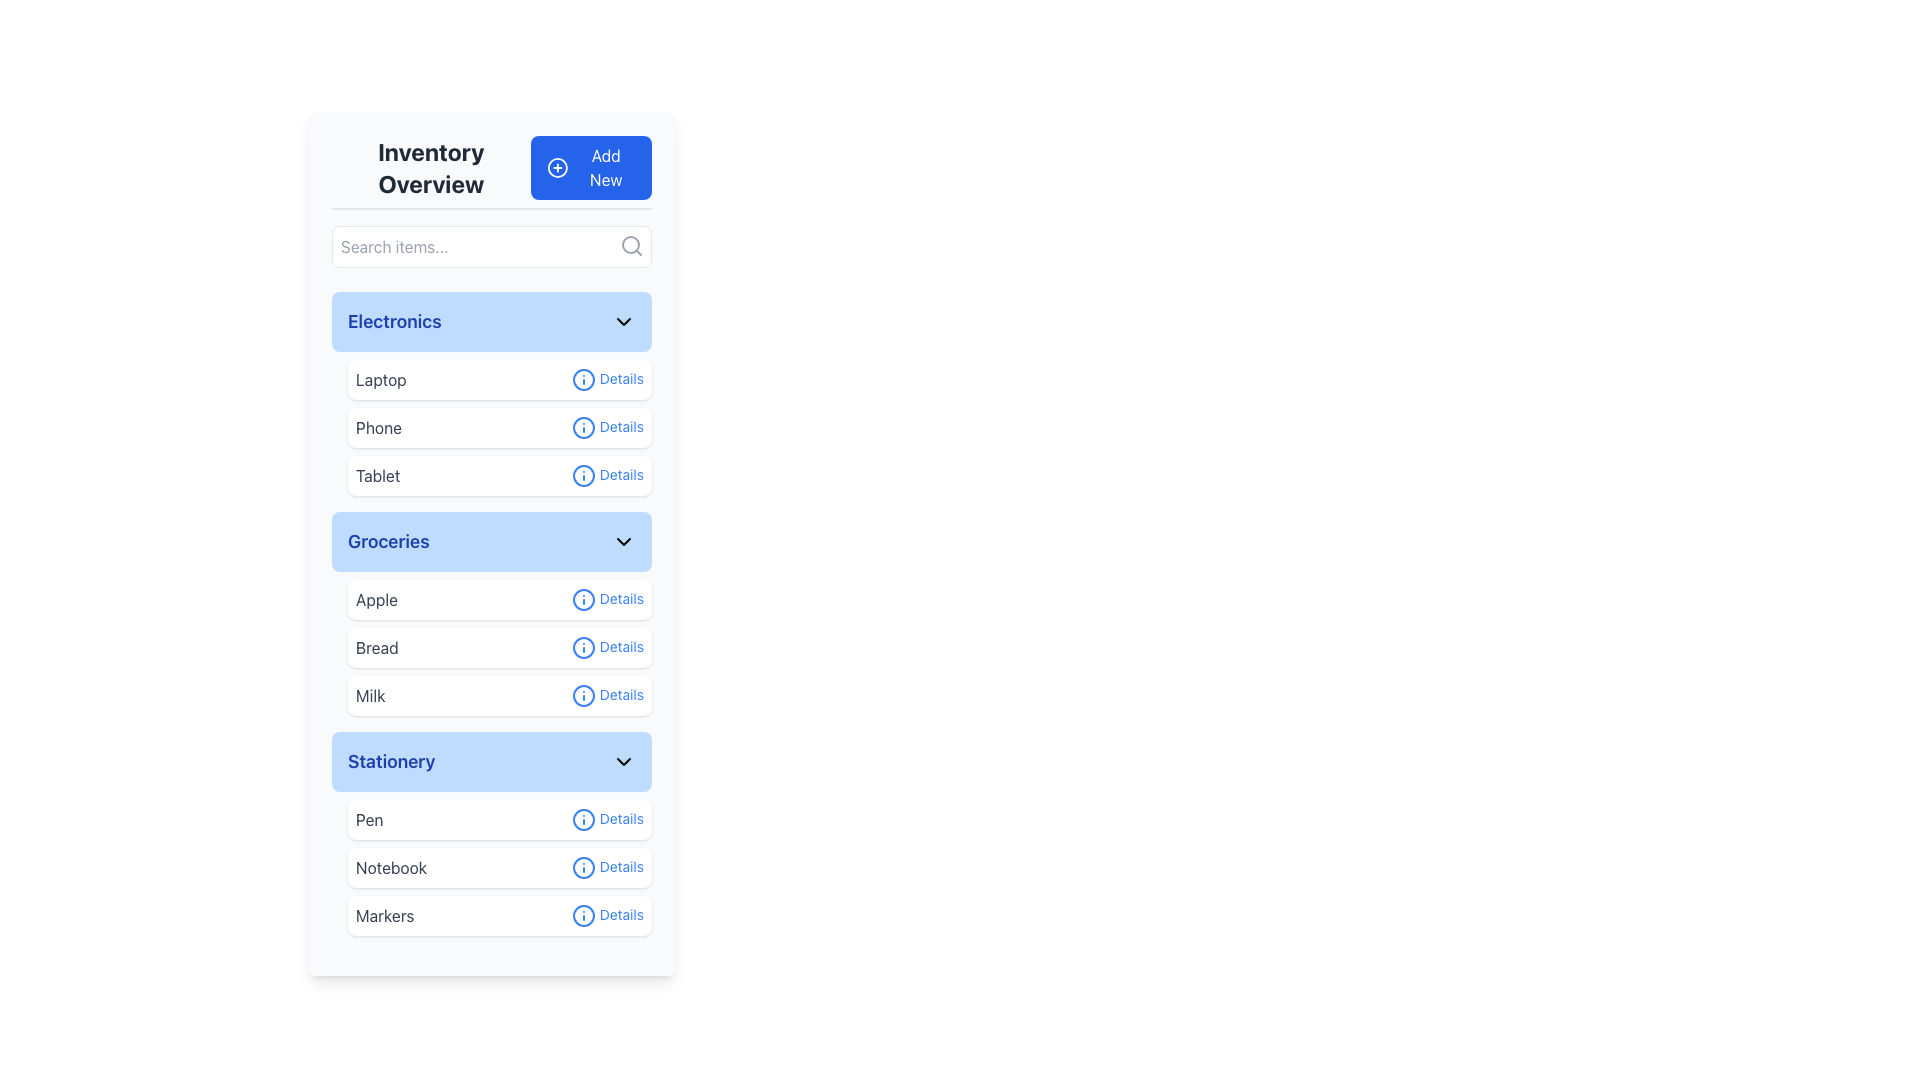 The image size is (1920, 1080). I want to click on the blue circular icon with an 'i' symbol located next to the 'Details' text in the second row under the 'Groceries' category, next to the 'Bread' item, so click(582, 648).